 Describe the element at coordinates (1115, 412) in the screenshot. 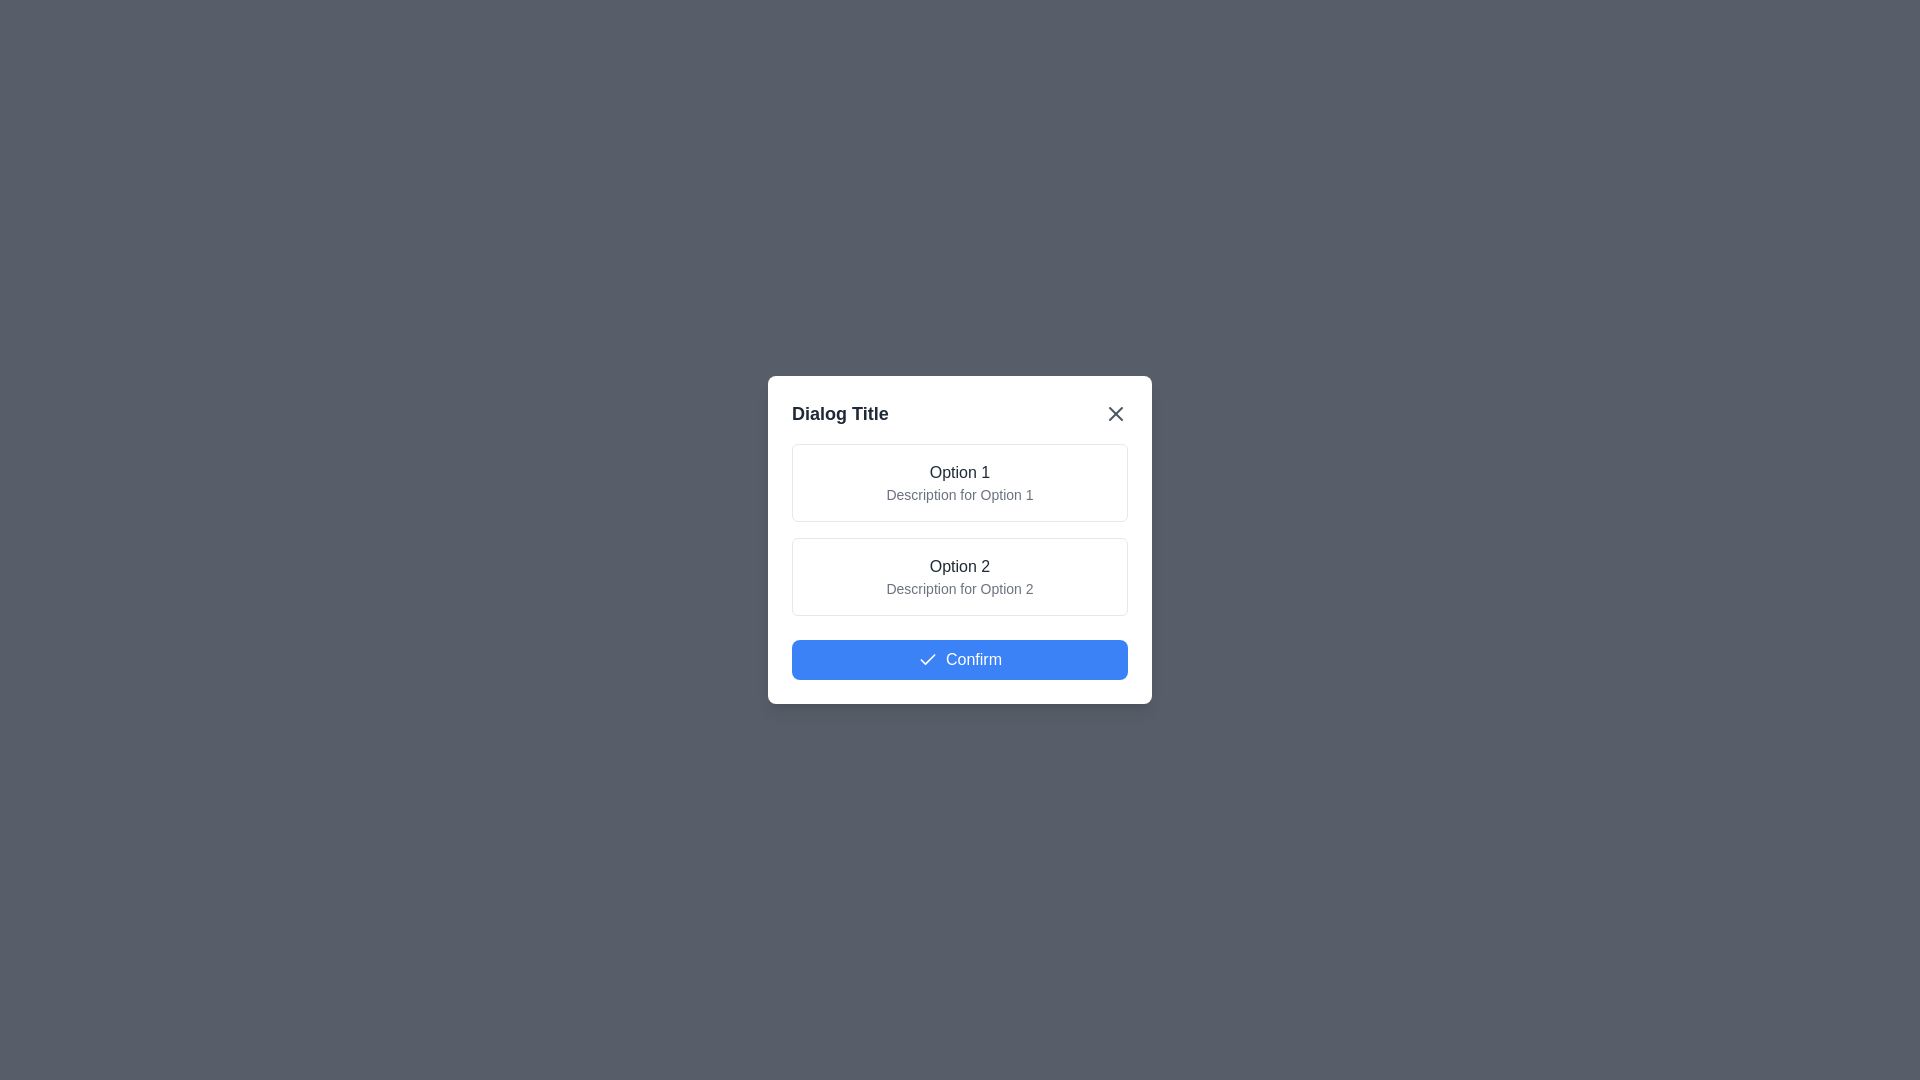

I see `the close button (X icon) to close the dialog` at that location.